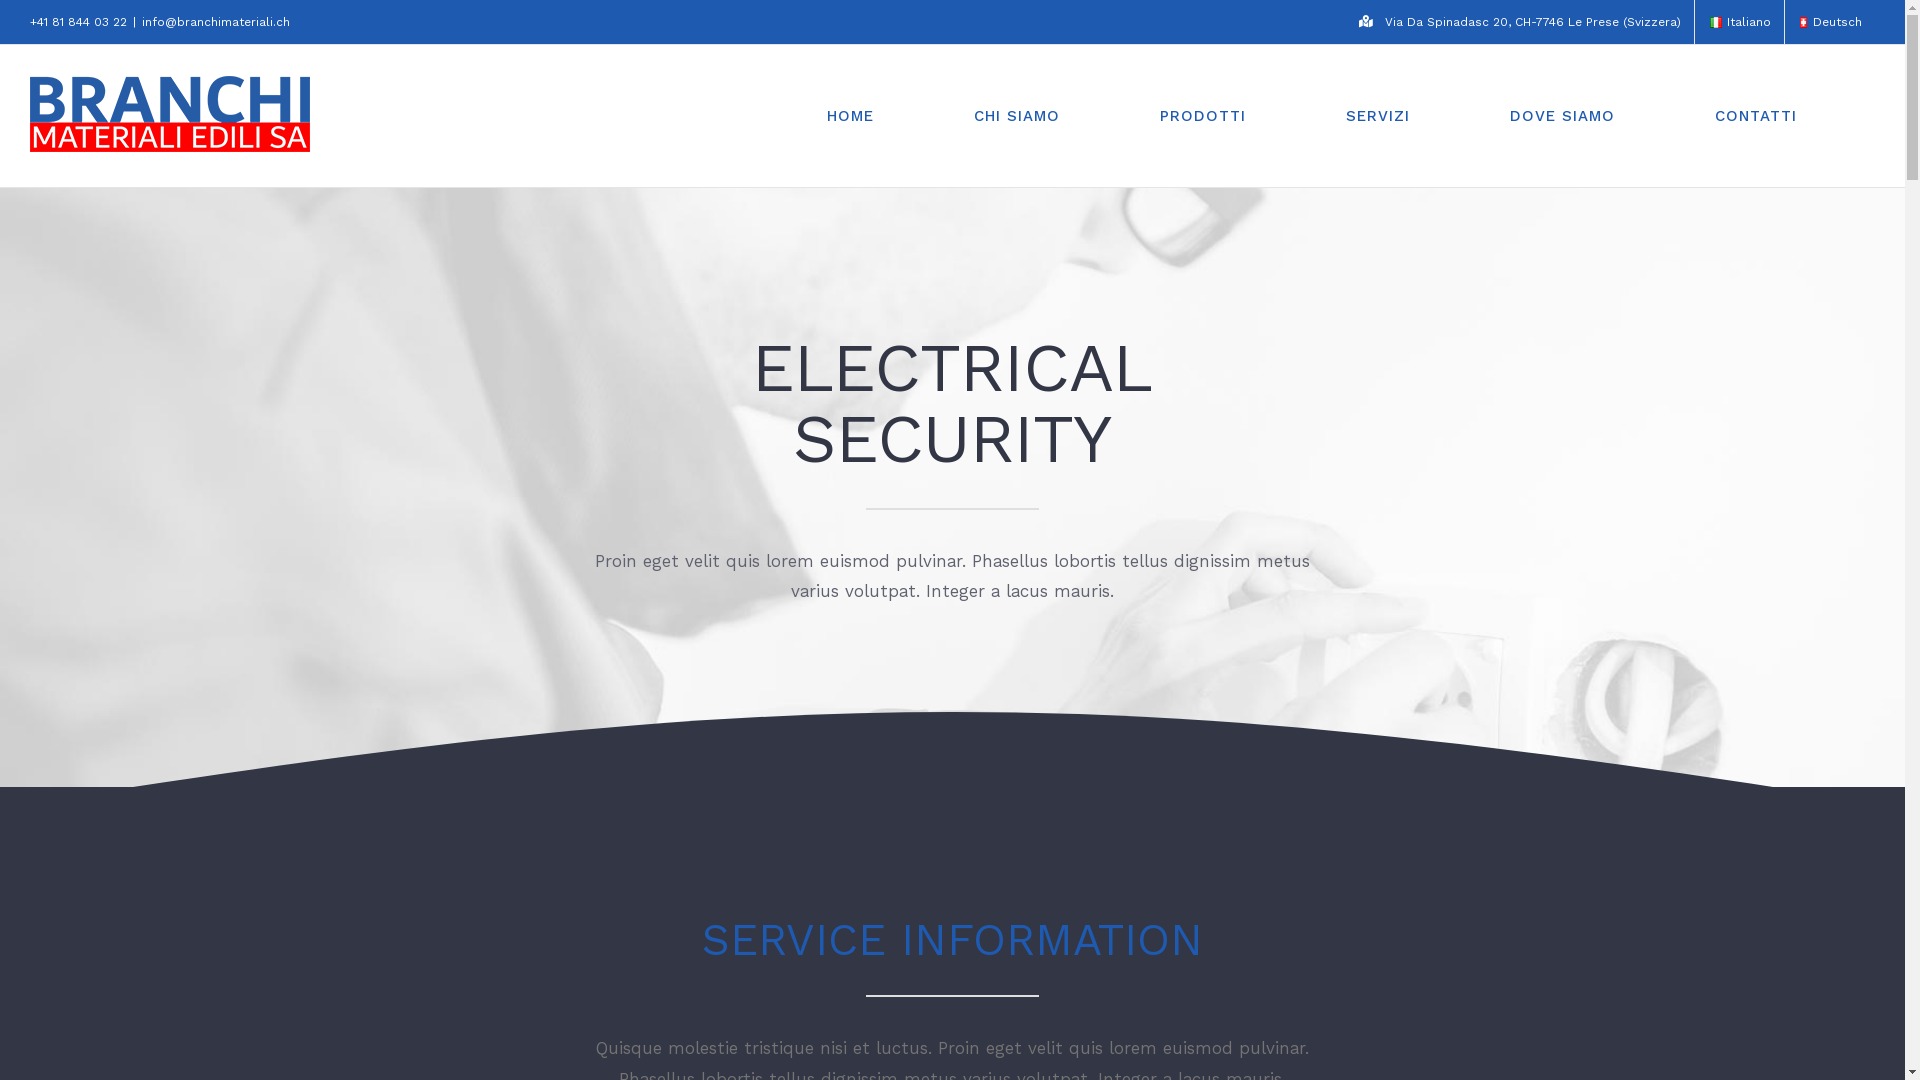 The width and height of the screenshot is (1920, 1080). I want to click on 'Italiano', so click(1738, 22).